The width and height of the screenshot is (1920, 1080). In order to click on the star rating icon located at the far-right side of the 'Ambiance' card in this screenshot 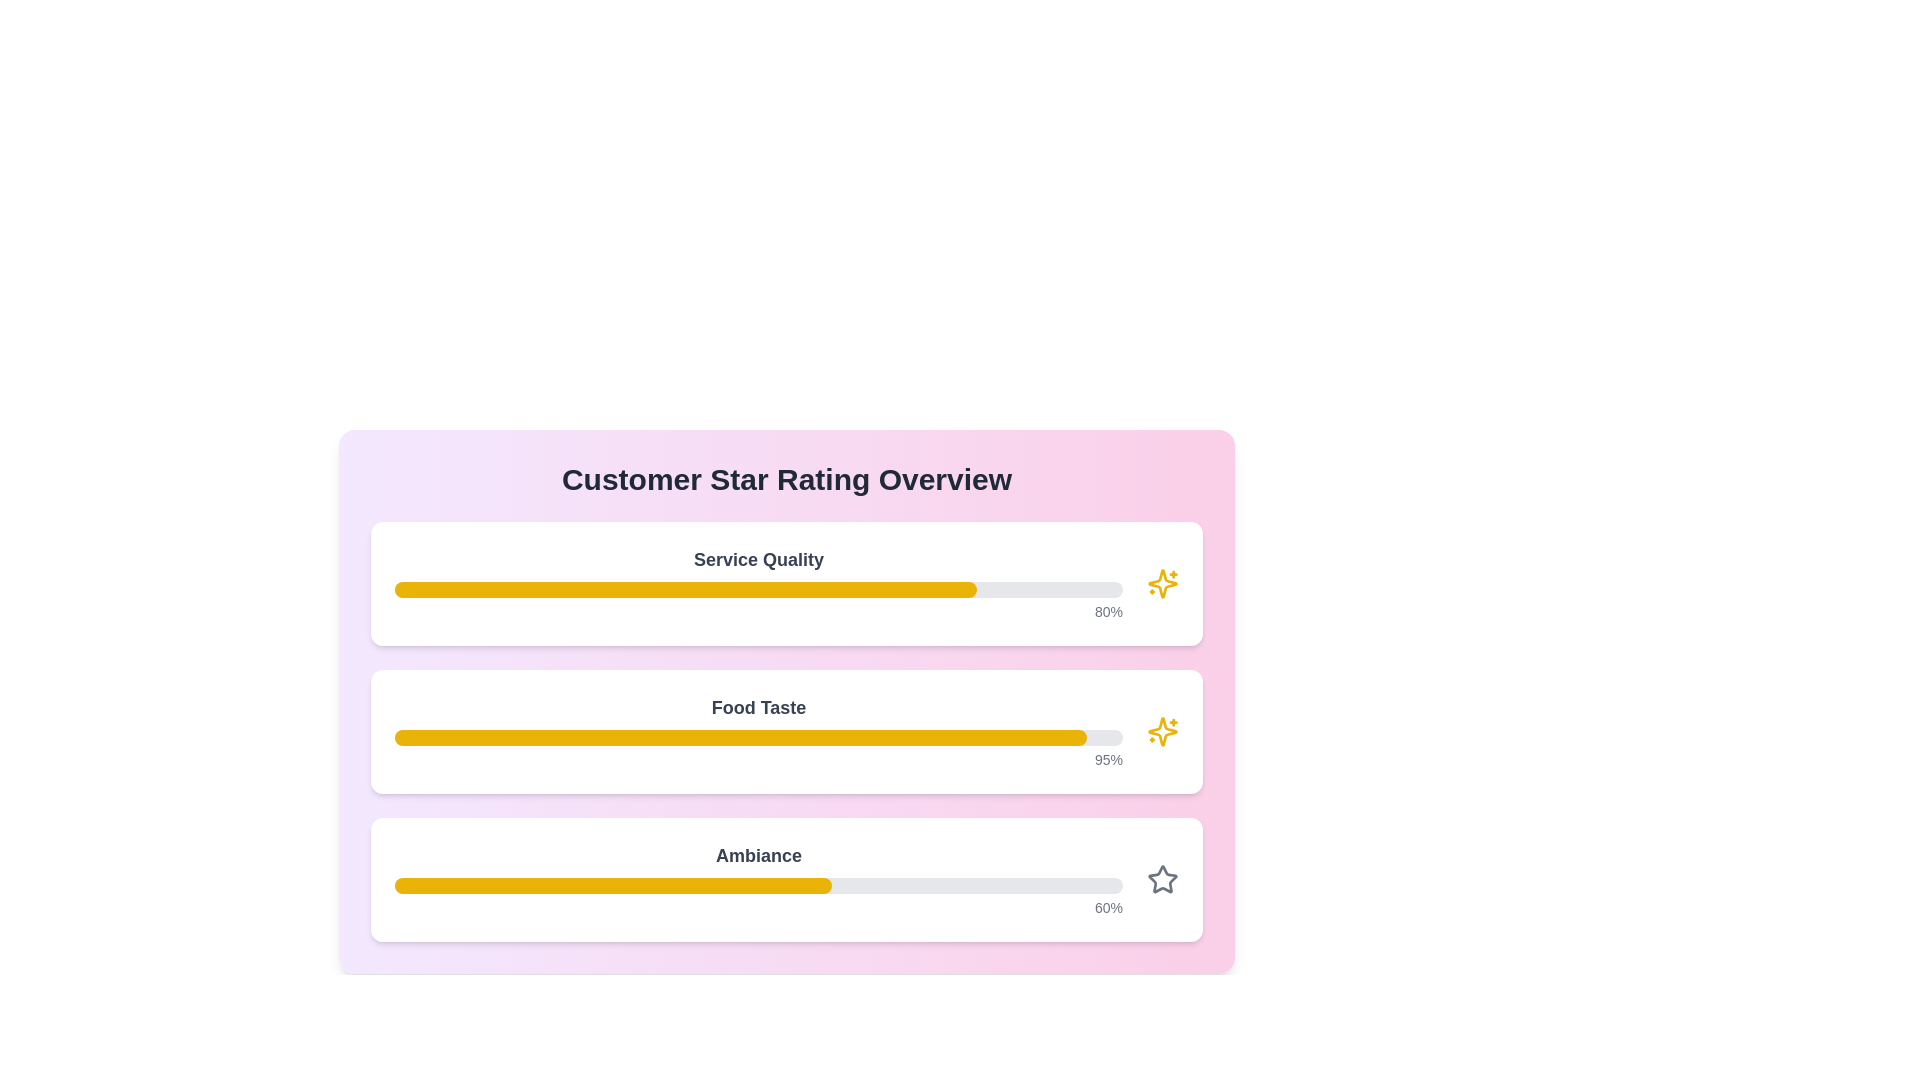, I will do `click(1162, 878)`.